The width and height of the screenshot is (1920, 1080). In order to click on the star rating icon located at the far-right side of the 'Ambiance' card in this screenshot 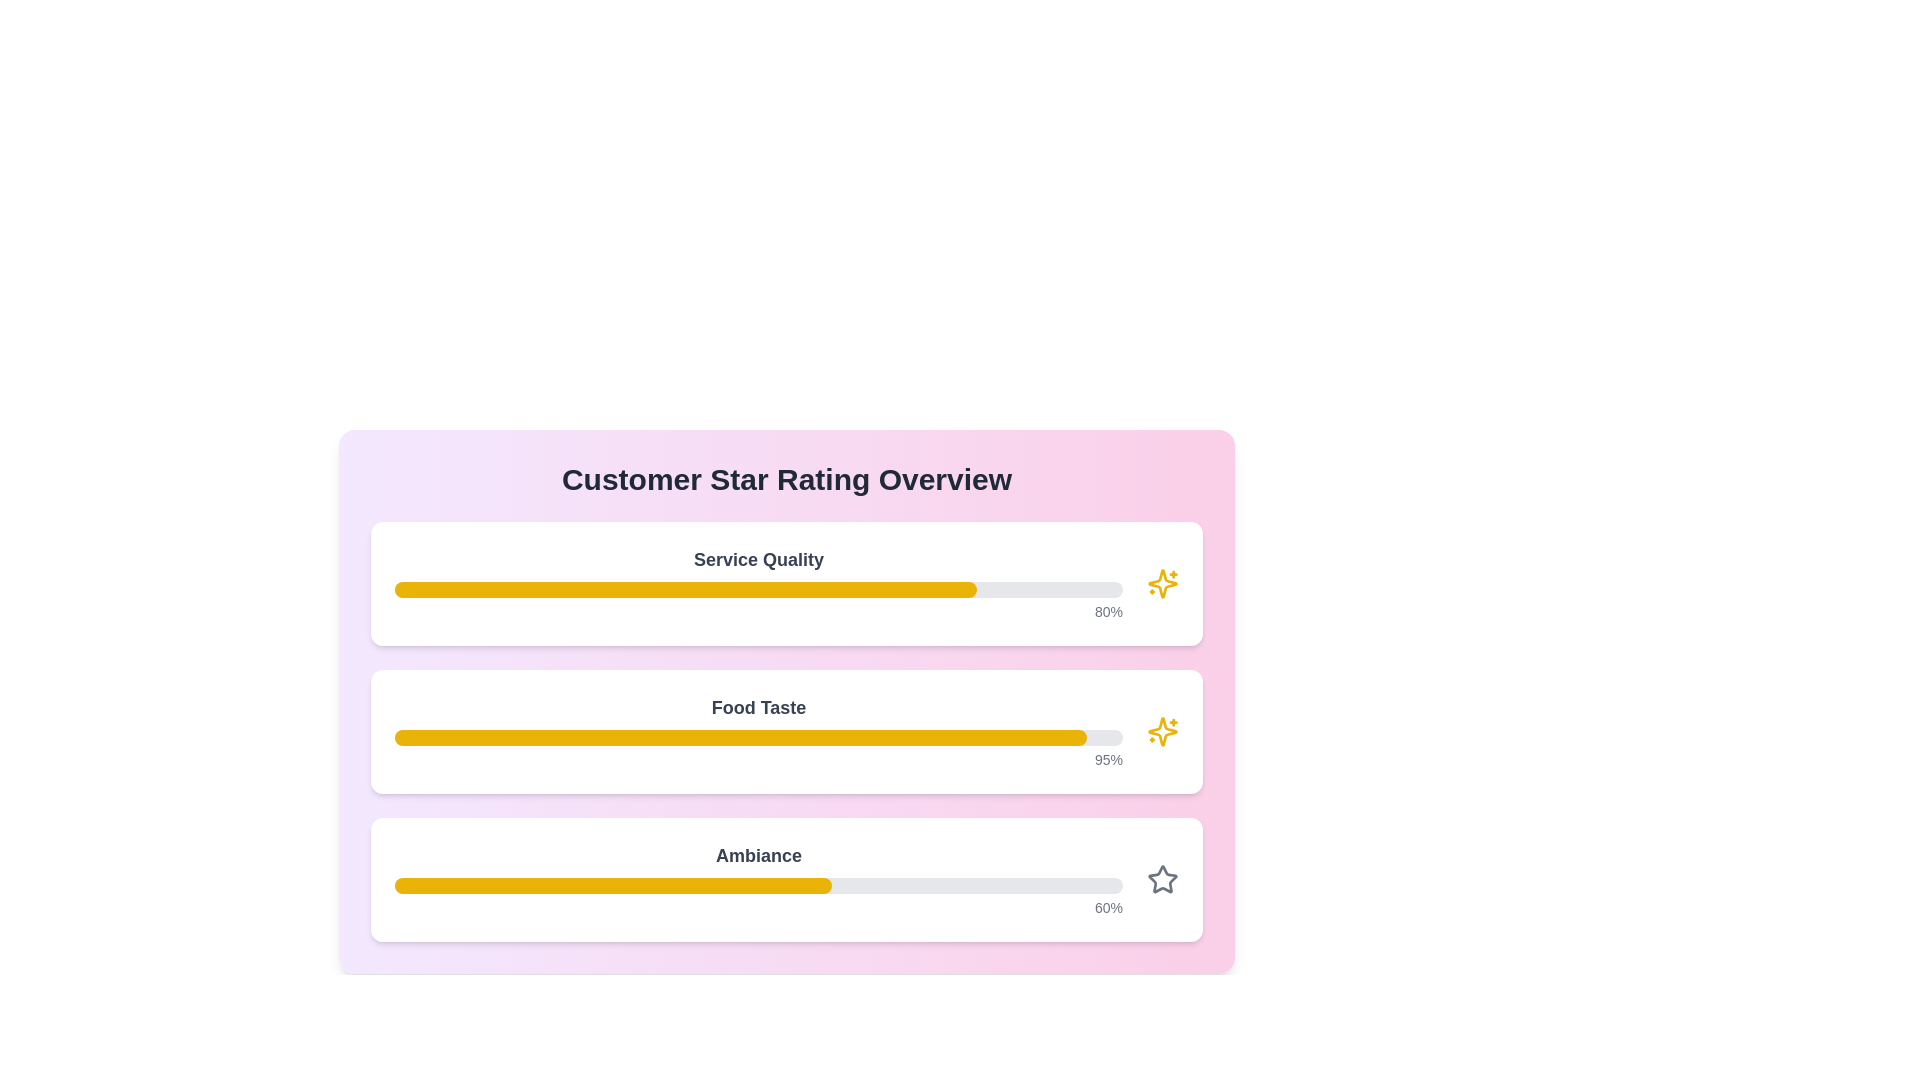, I will do `click(1162, 878)`.